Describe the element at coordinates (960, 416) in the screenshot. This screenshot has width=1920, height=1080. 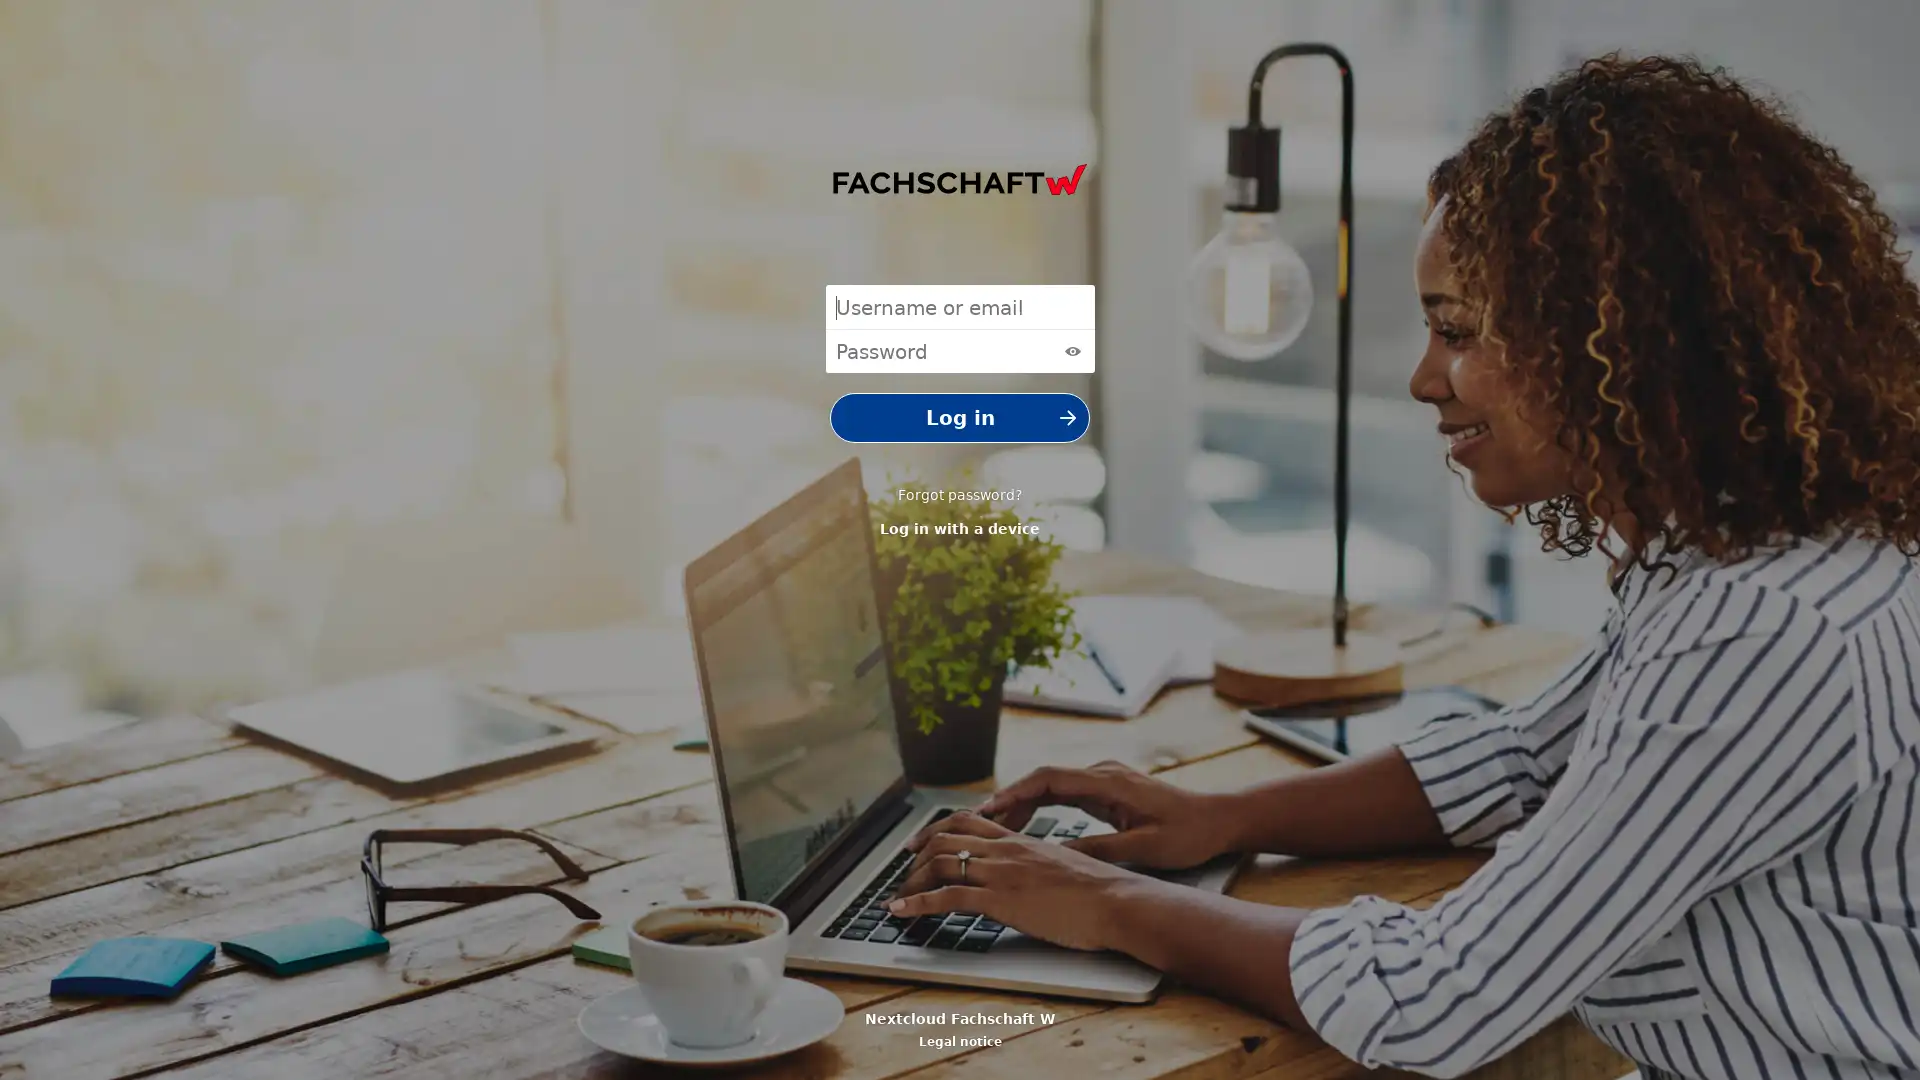
I see `Log in` at that location.